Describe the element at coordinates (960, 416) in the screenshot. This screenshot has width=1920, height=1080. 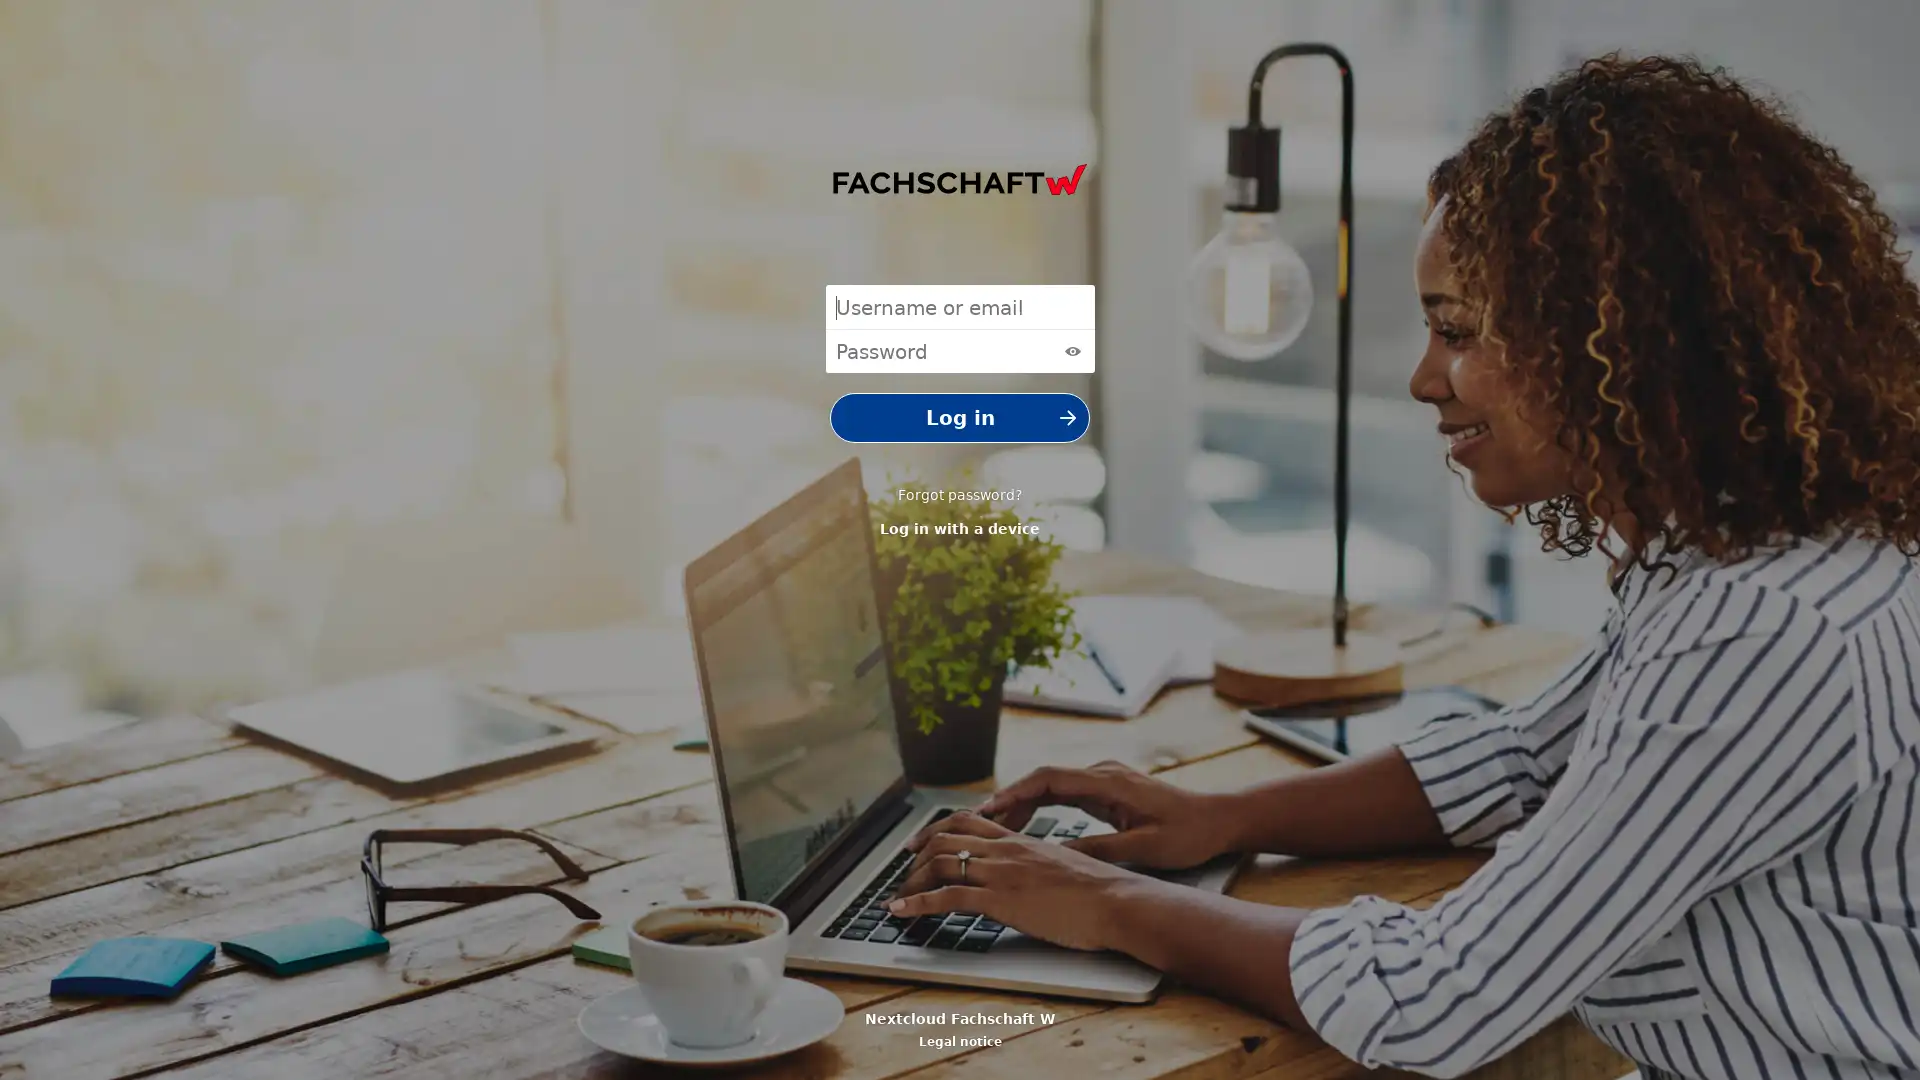
I see `Log in` at that location.